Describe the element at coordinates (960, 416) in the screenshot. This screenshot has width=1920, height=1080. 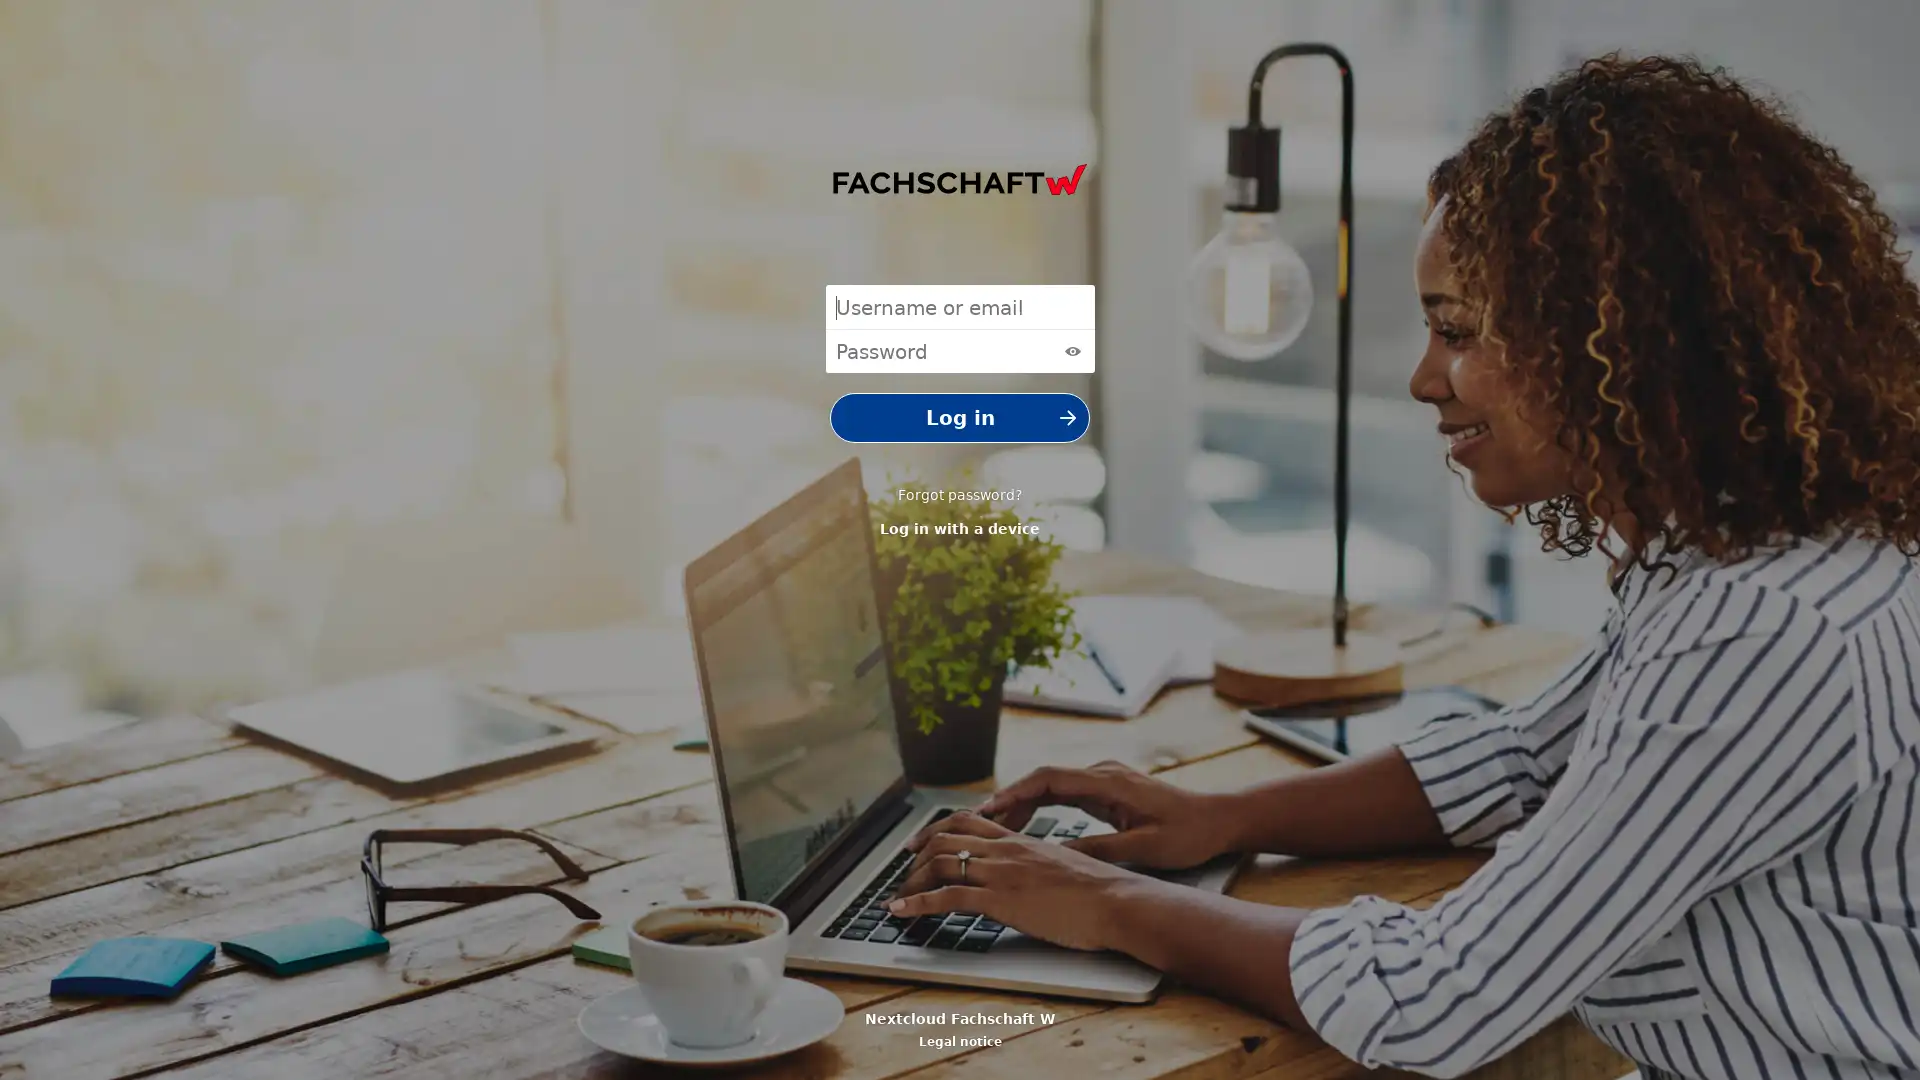
I see `Log in` at that location.